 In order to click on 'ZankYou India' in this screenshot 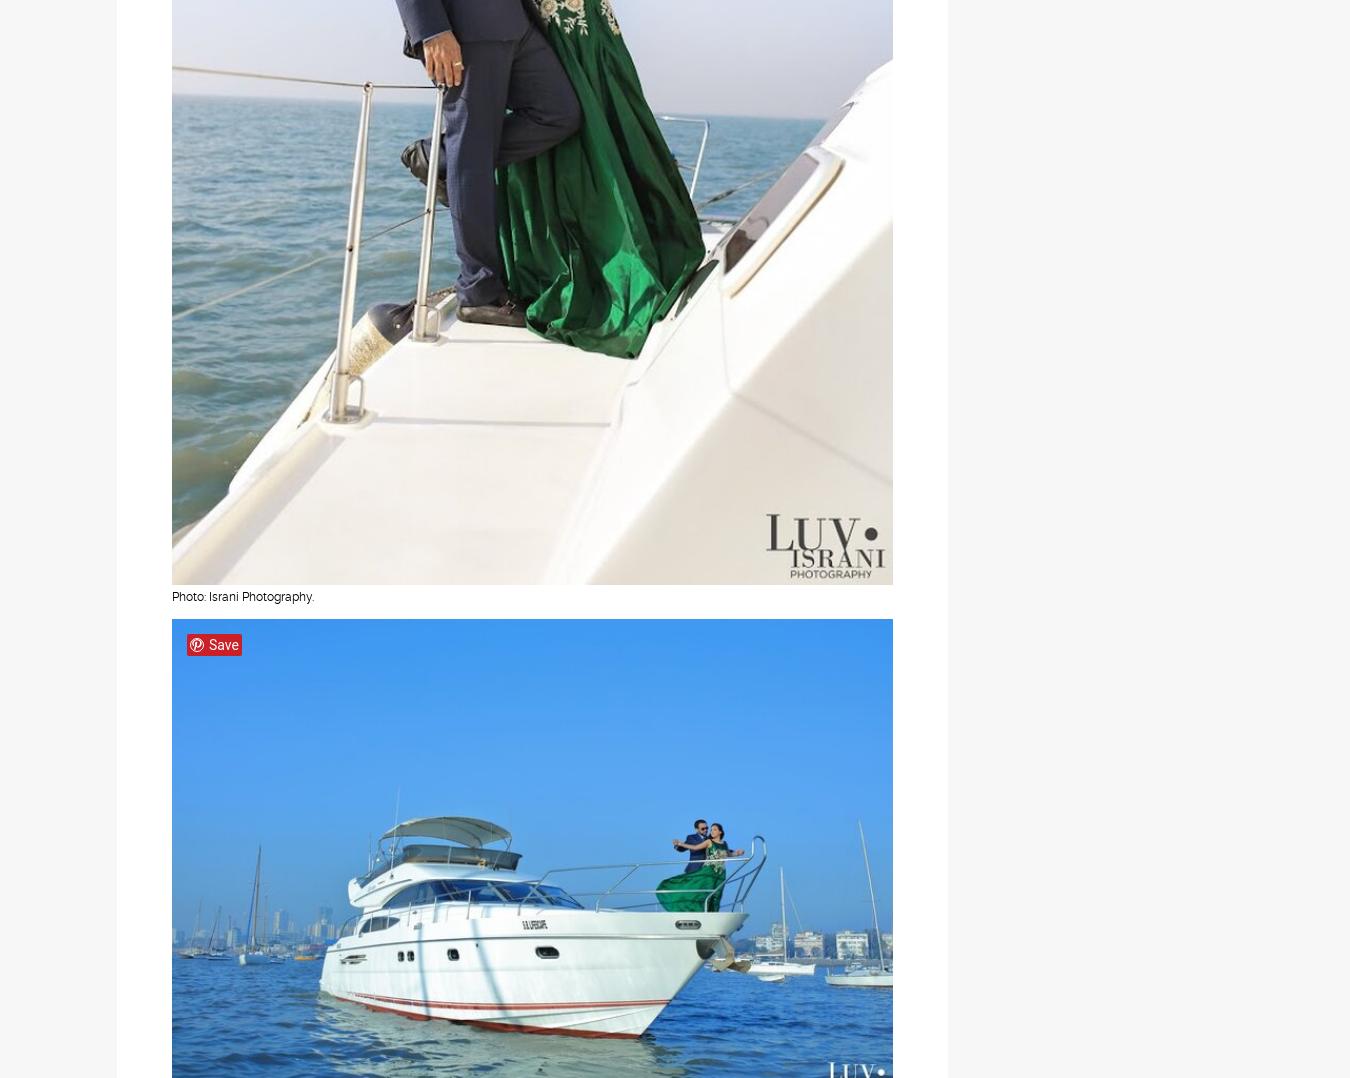, I will do `click(587, 632)`.